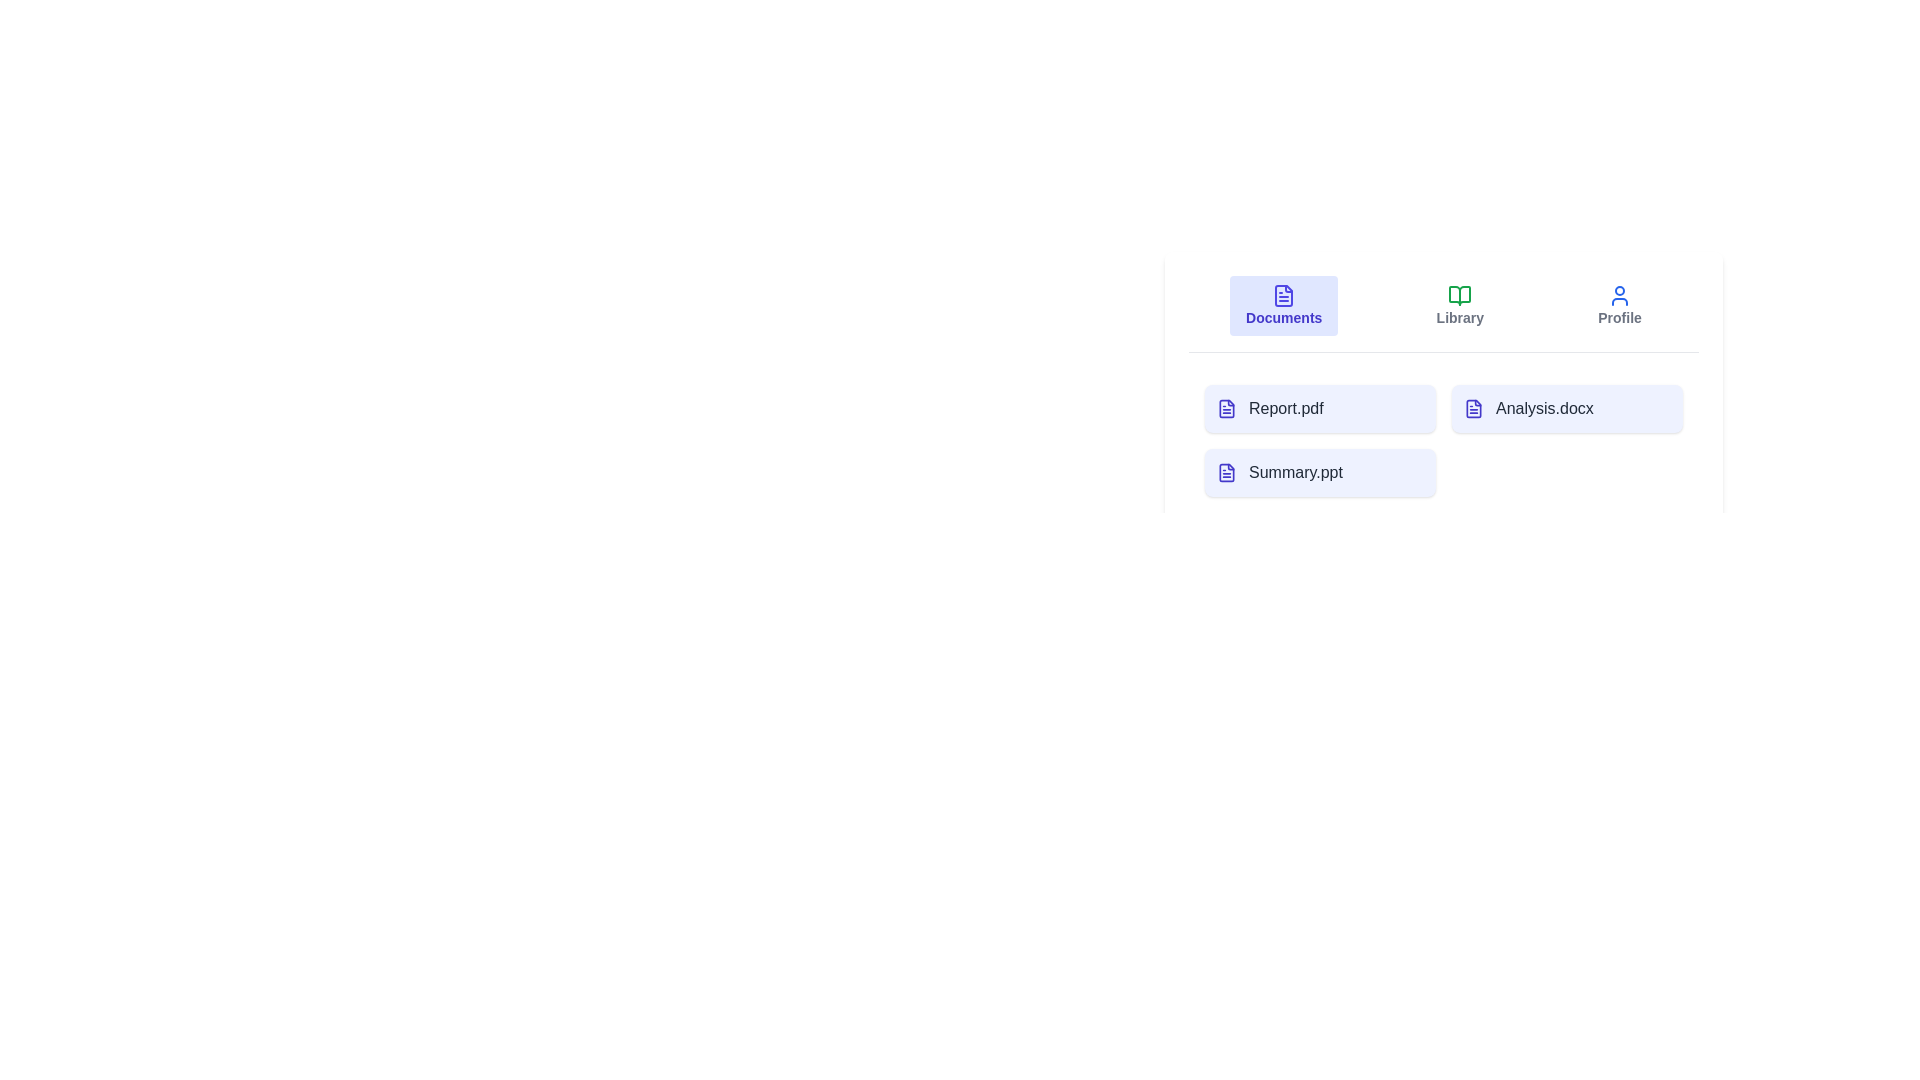 The height and width of the screenshot is (1080, 1920). What do you see at coordinates (1284, 305) in the screenshot?
I see `the tab labeled Documents to observe its hover effect` at bounding box center [1284, 305].